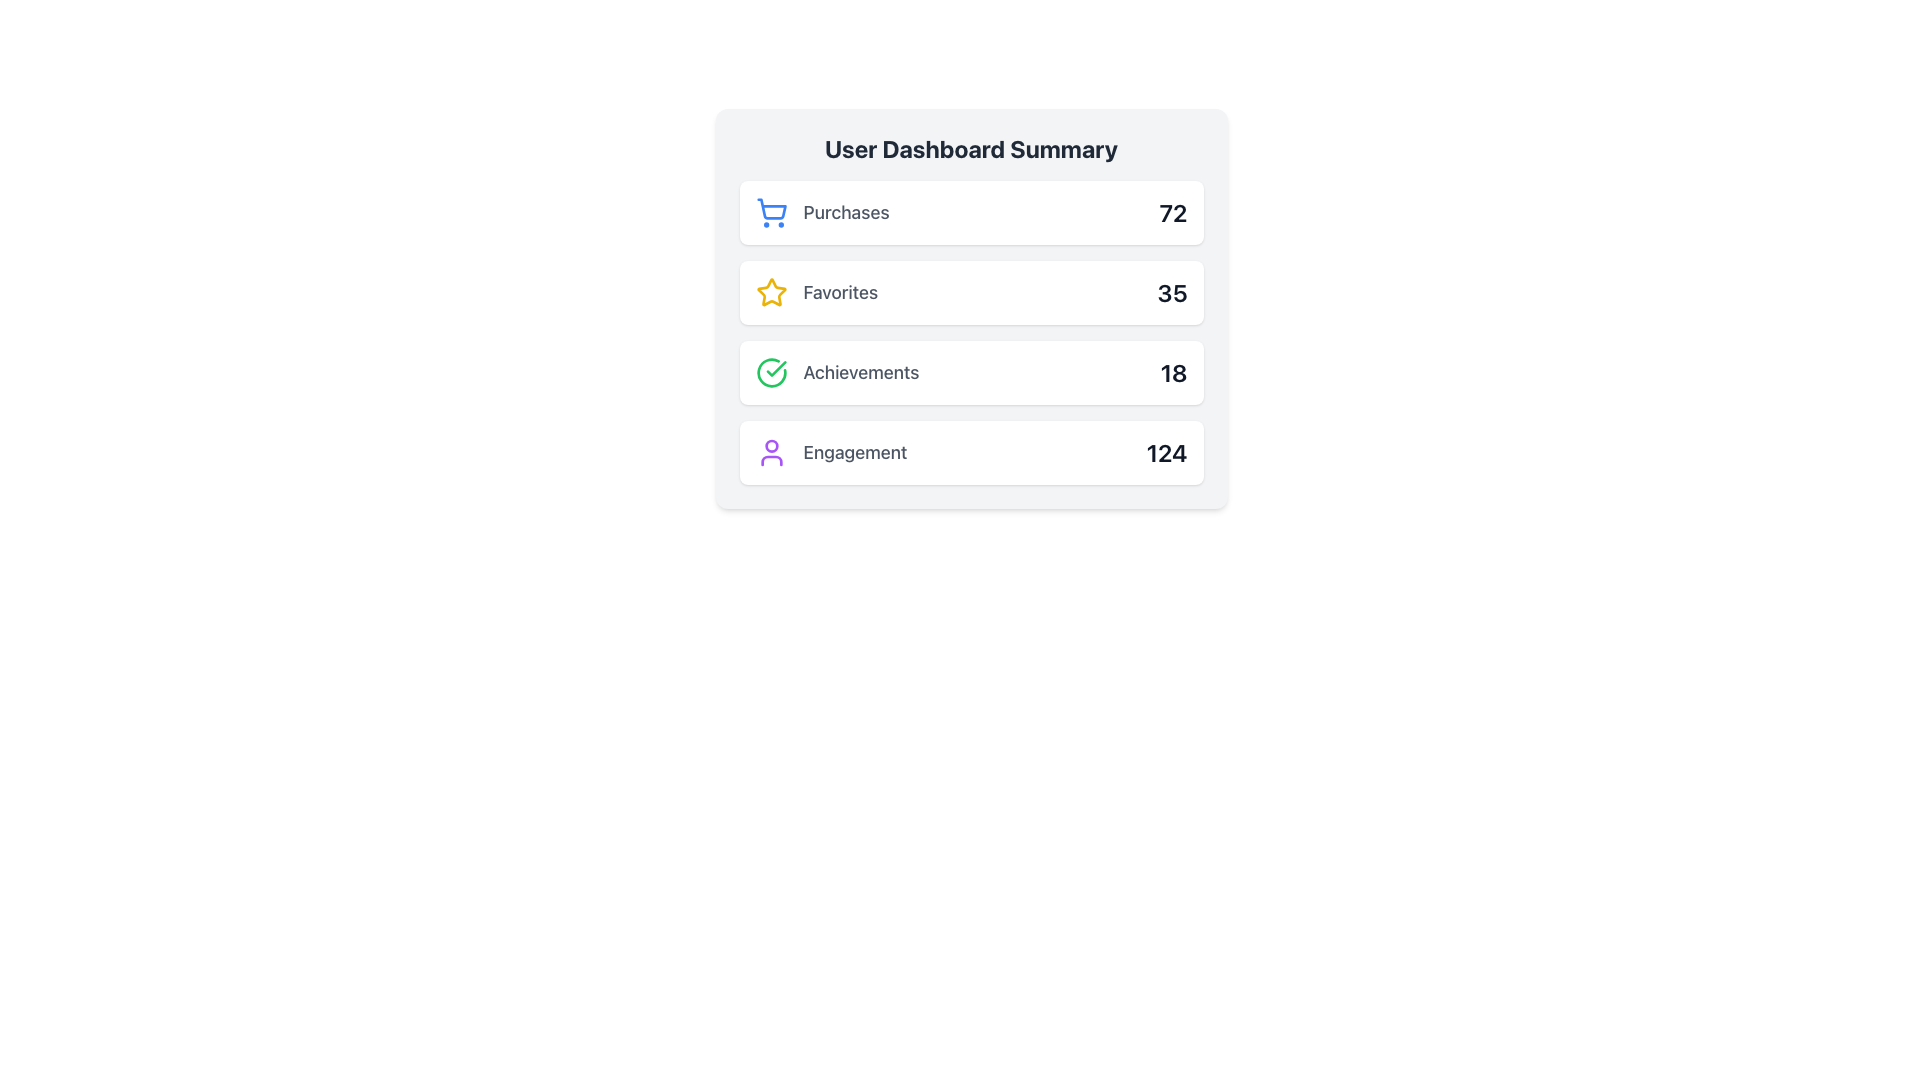 The height and width of the screenshot is (1080, 1920). Describe the element at coordinates (837, 373) in the screenshot. I see `the 'Achievements' label with a green checkmark icon` at that location.